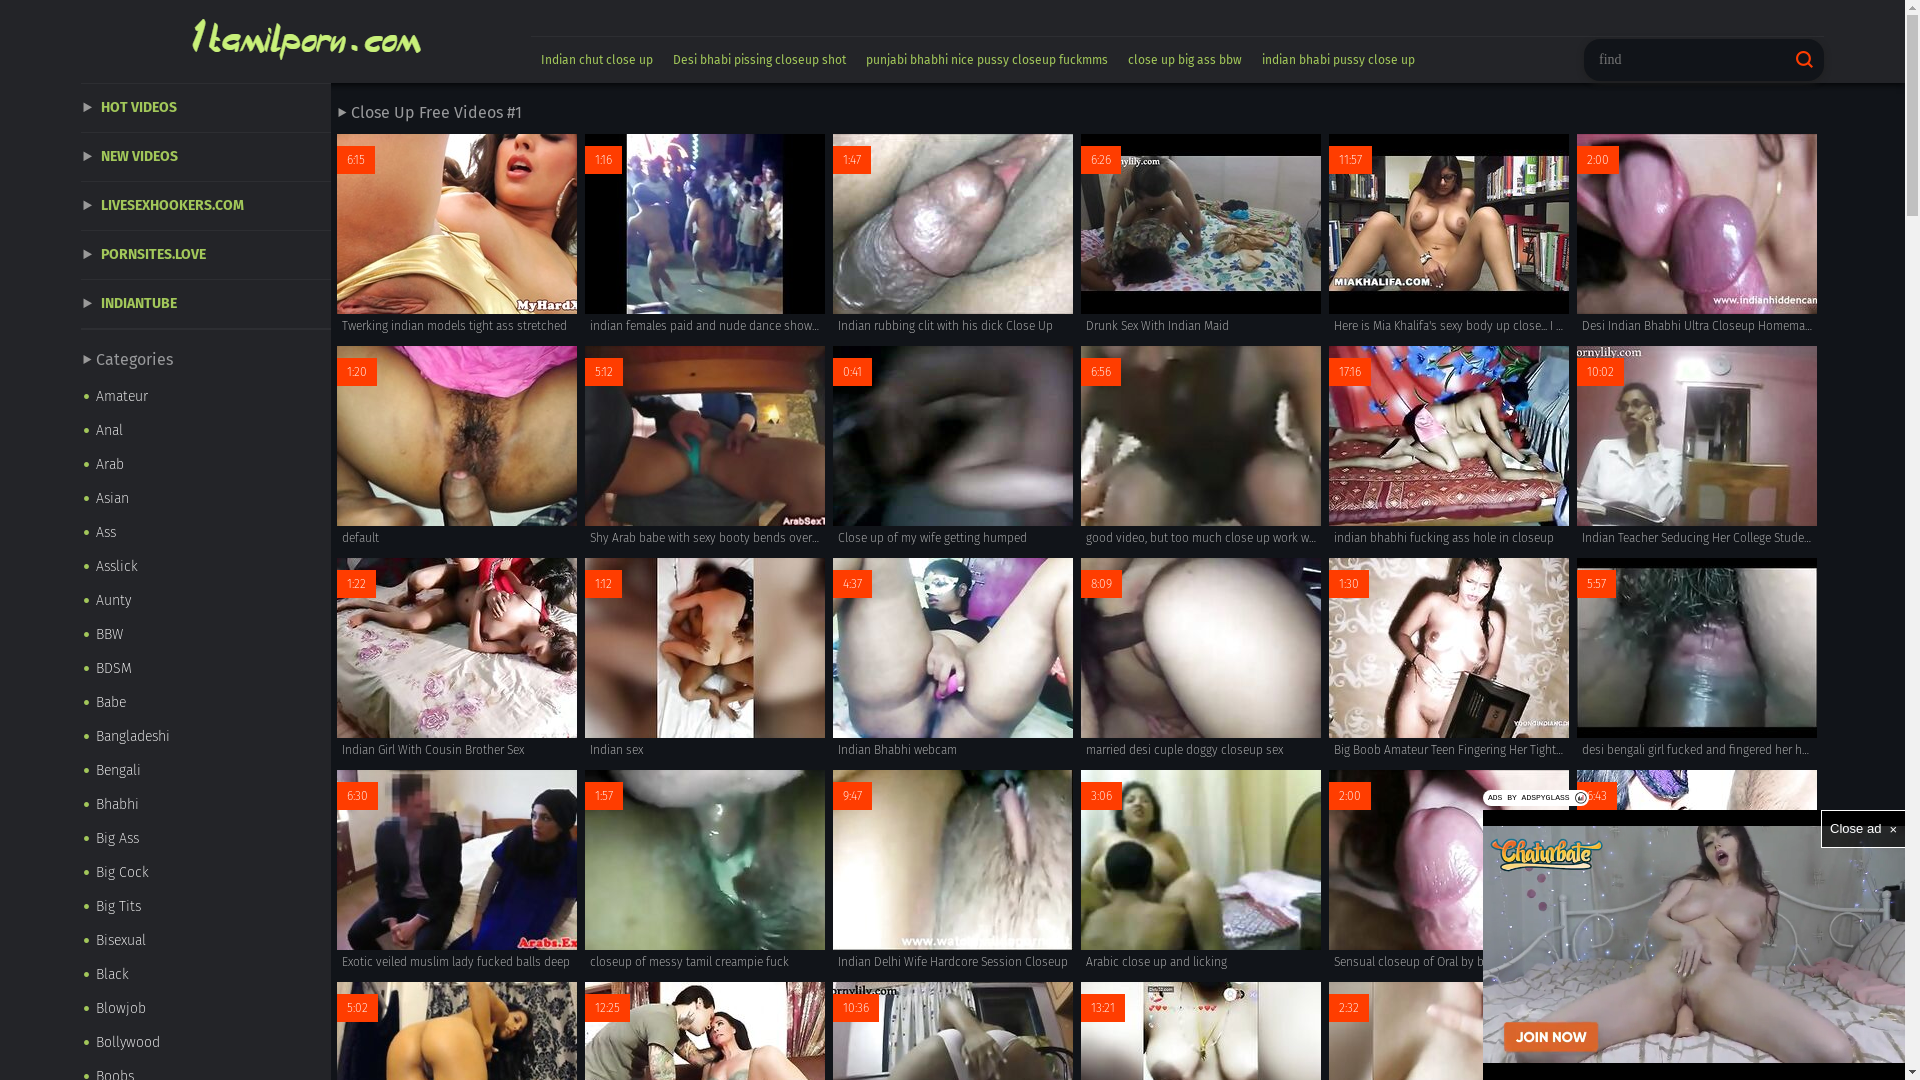 The height and width of the screenshot is (1080, 1920). I want to click on '1:12, so click(705, 659).